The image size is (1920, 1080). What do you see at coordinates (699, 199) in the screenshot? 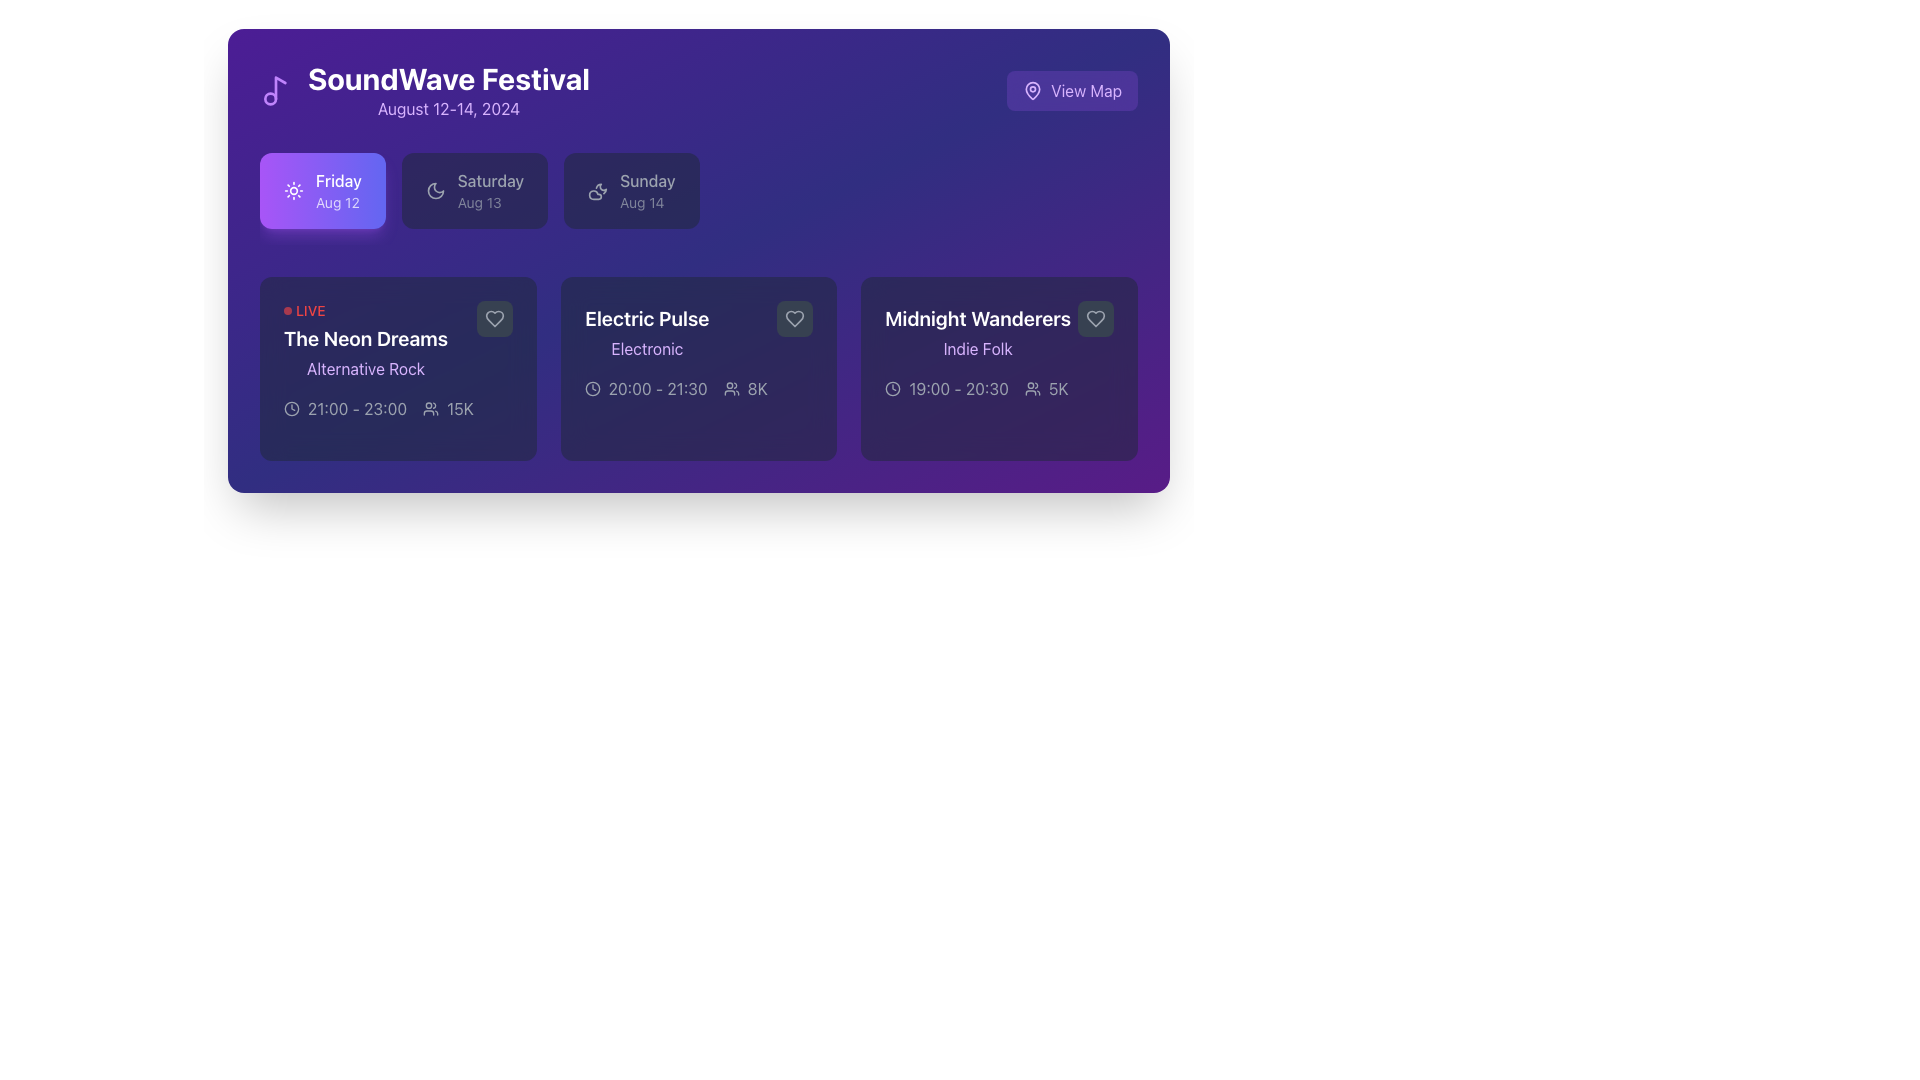
I see `the horizontal tab bar with selectable items` at bounding box center [699, 199].